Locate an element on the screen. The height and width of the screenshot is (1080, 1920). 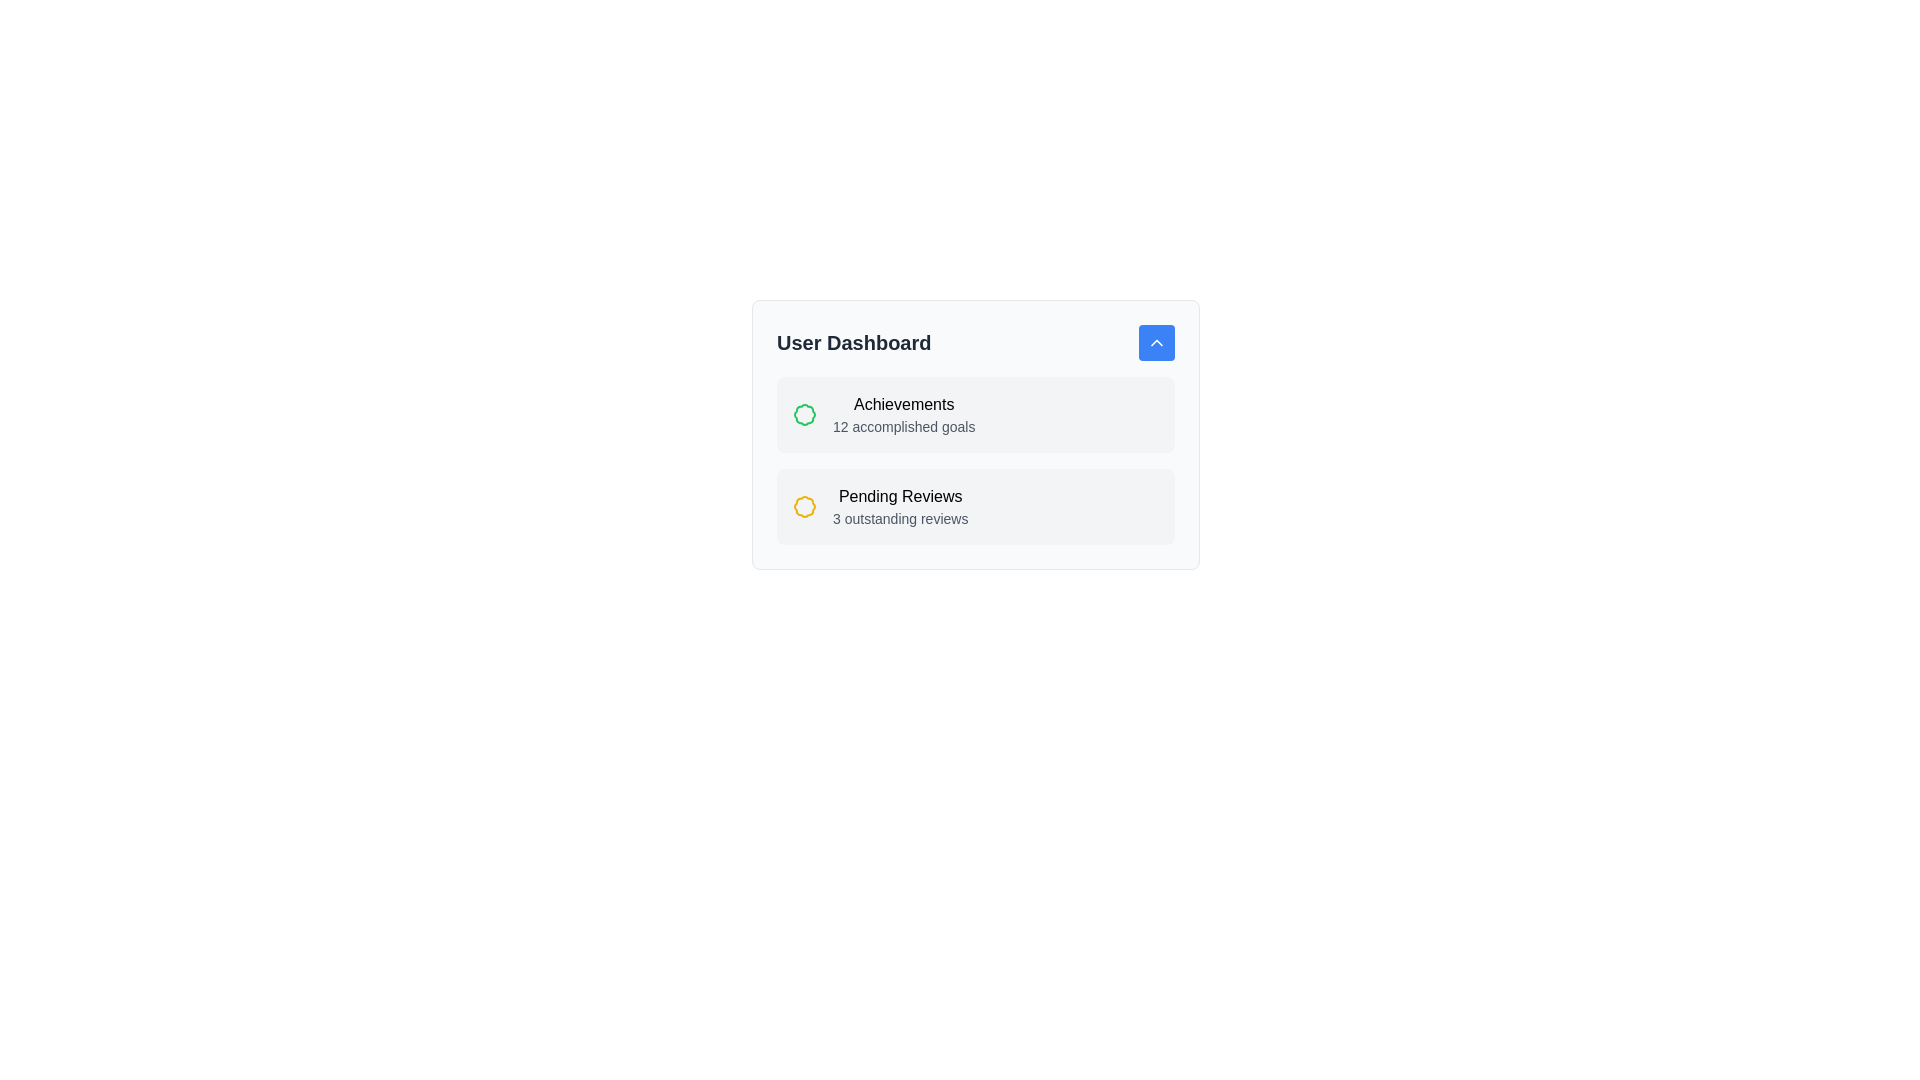
SVG Icon that serves as a visual indicator for the 'Achievements' section in the User Dashboard panel, located to the left of the title text is located at coordinates (805, 414).